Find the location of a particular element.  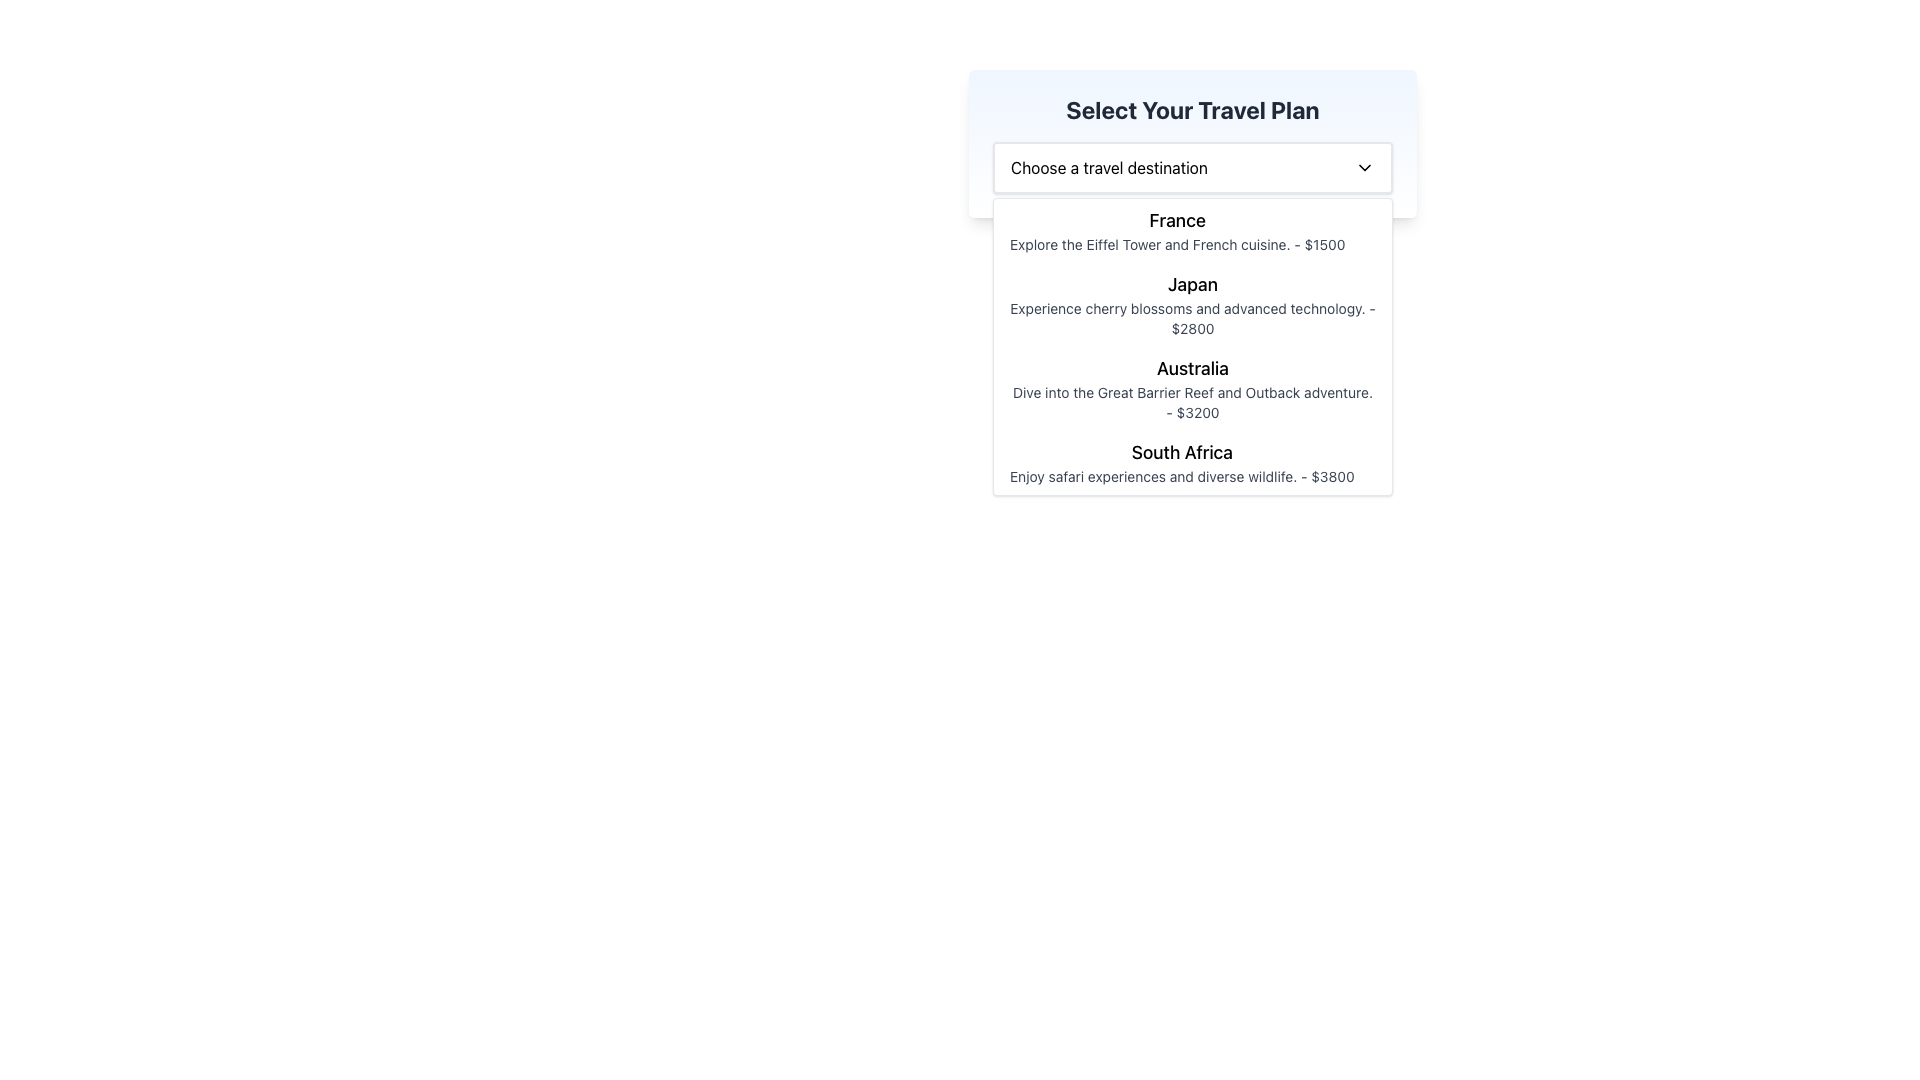

the text label providing additional descriptive information and price for the France travel option, located below the 'France' header in the travel plan dropdown menu is located at coordinates (1177, 244).